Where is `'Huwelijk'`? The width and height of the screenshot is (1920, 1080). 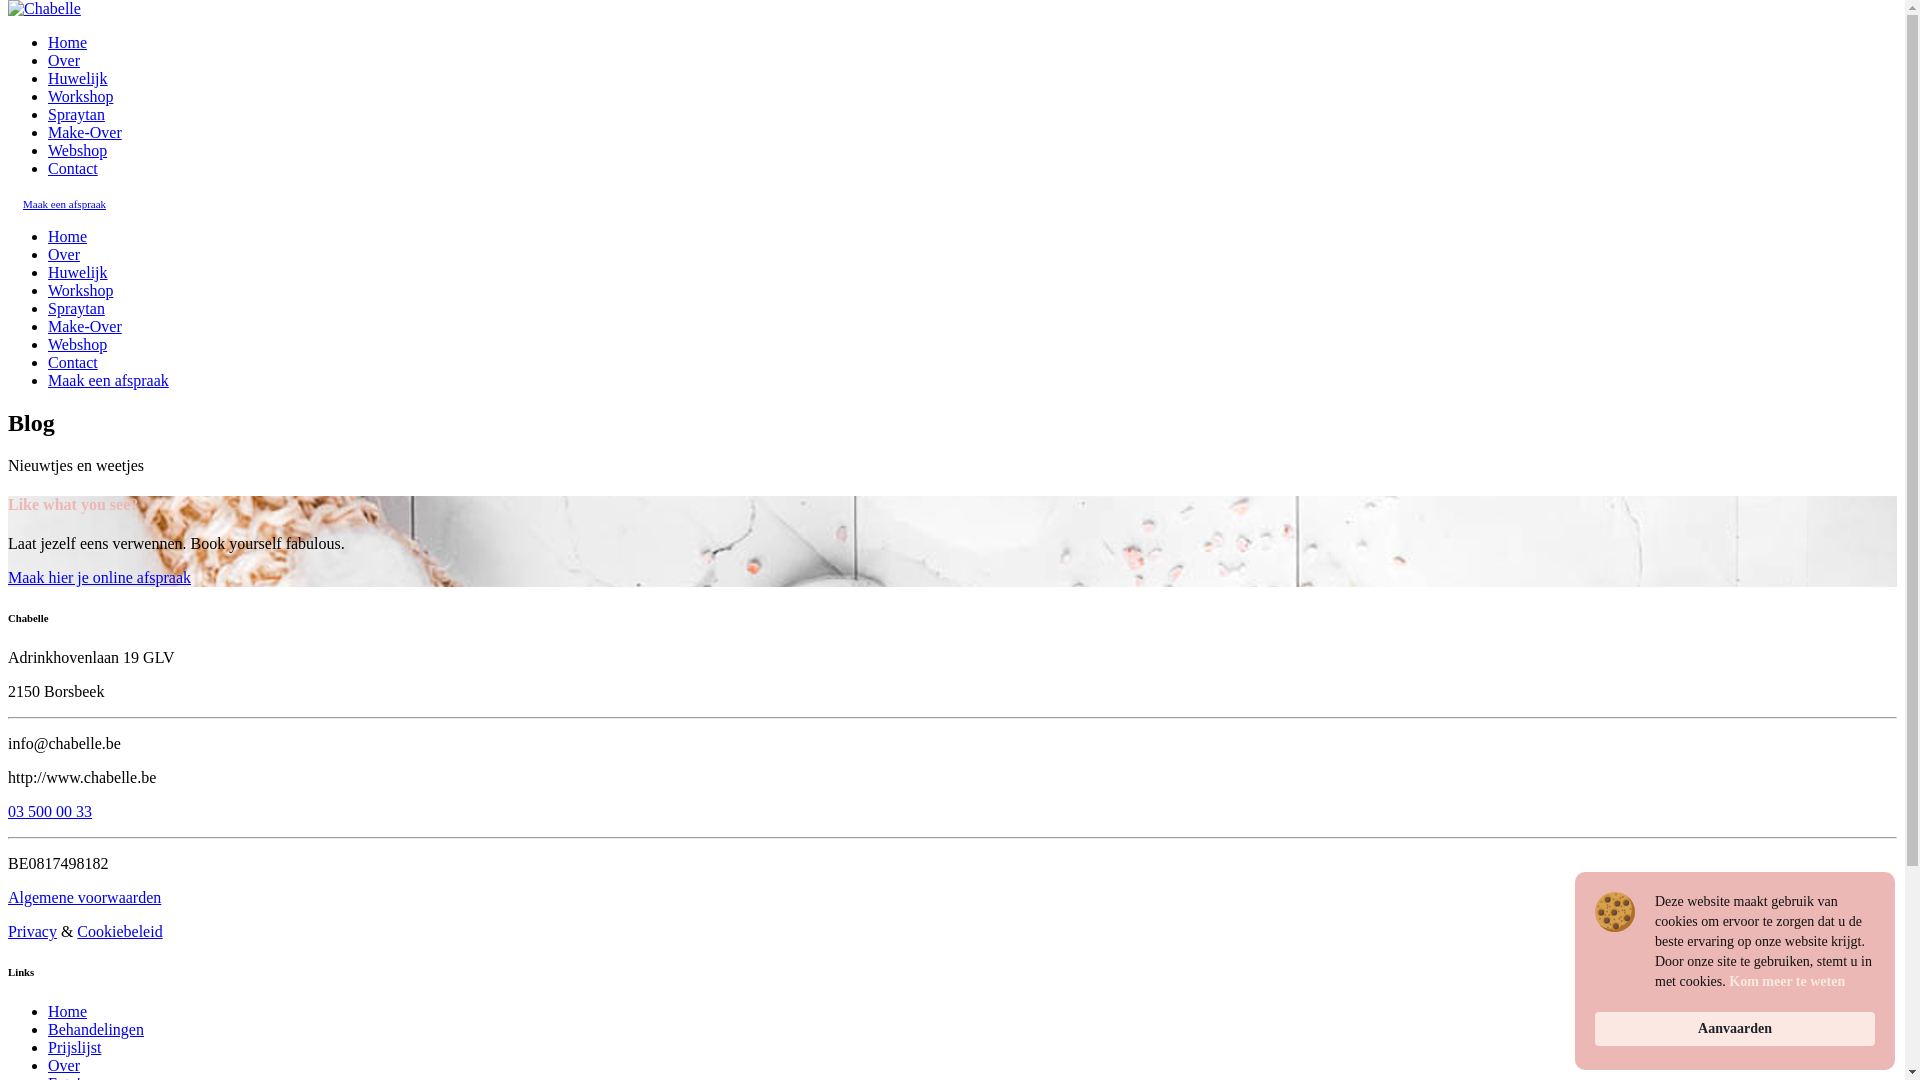 'Huwelijk' is located at coordinates (77, 77).